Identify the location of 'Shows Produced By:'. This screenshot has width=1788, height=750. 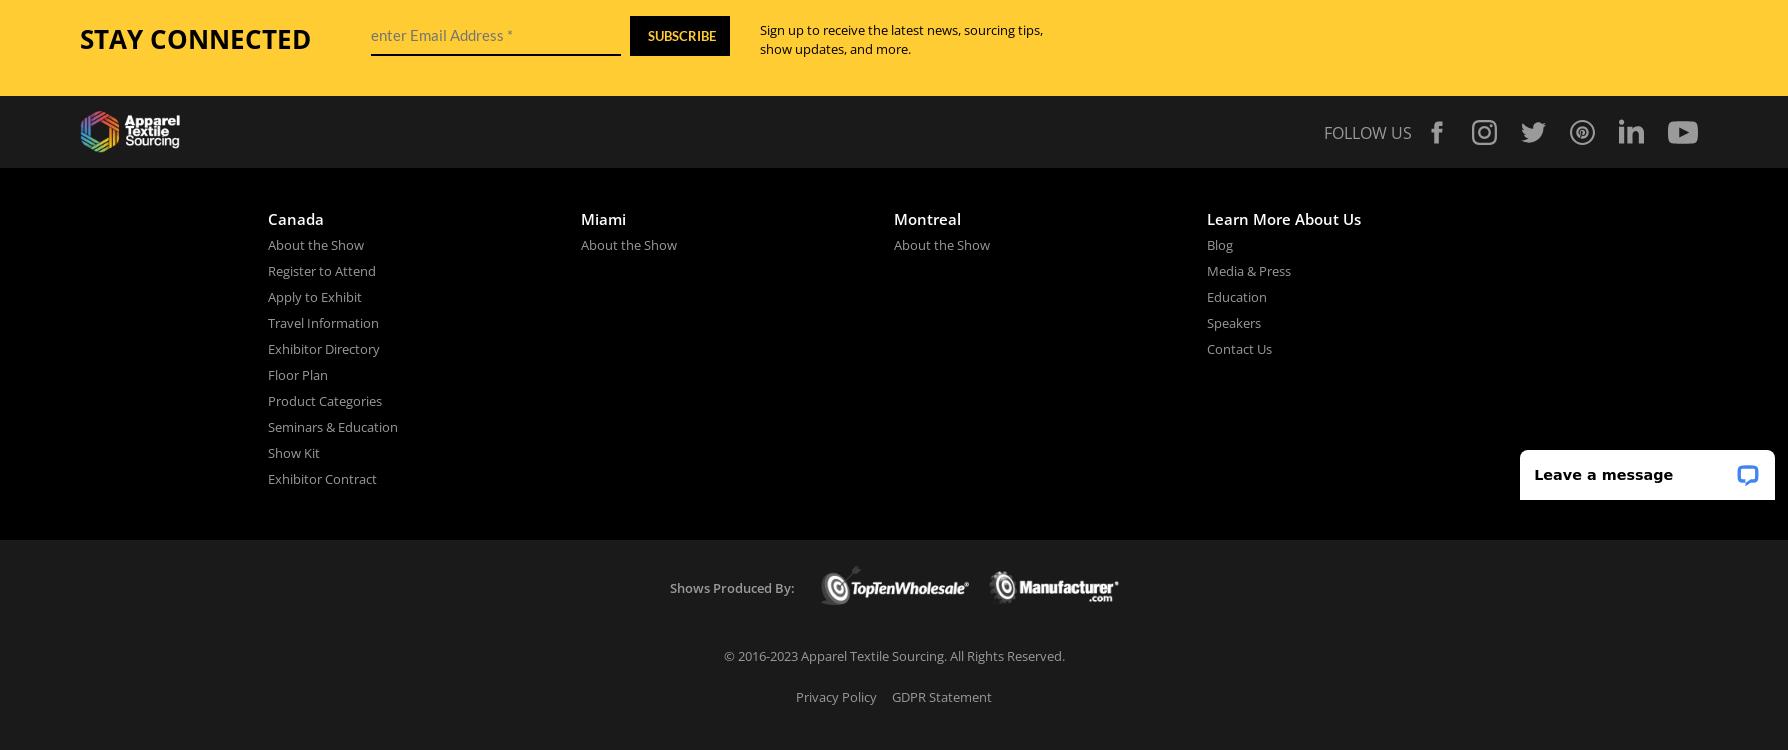
(730, 586).